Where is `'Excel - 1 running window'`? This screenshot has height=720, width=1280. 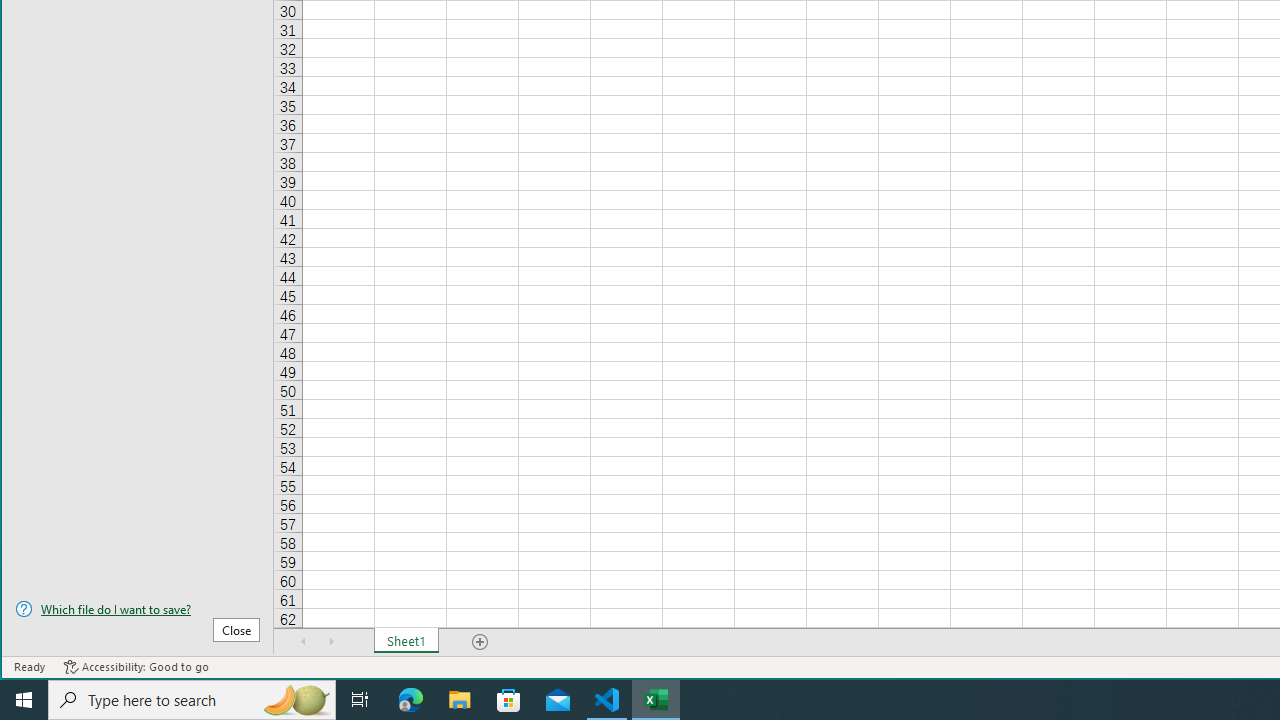 'Excel - 1 running window' is located at coordinates (656, 698).